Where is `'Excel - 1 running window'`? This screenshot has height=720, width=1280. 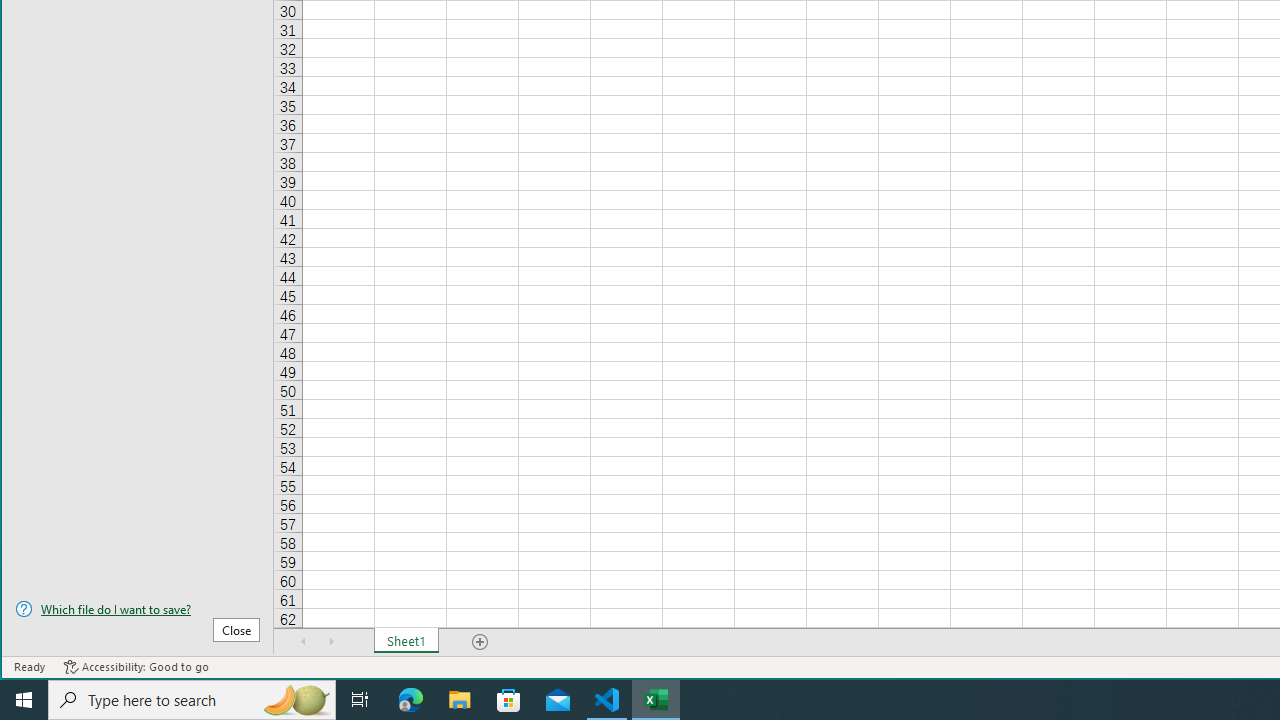 'Excel - 1 running window' is located at coordinates (656, 698).